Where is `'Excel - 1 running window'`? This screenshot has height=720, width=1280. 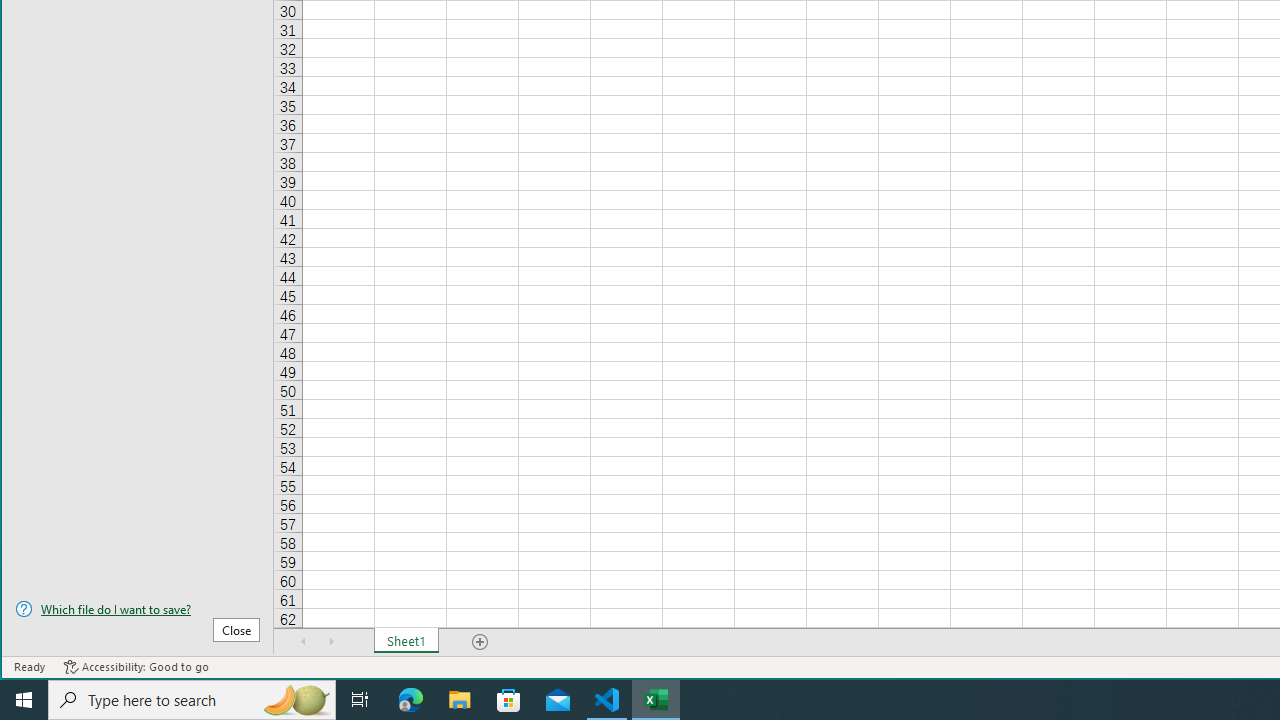 'Excel - 1 running window' is located at coordinates (656, 698).